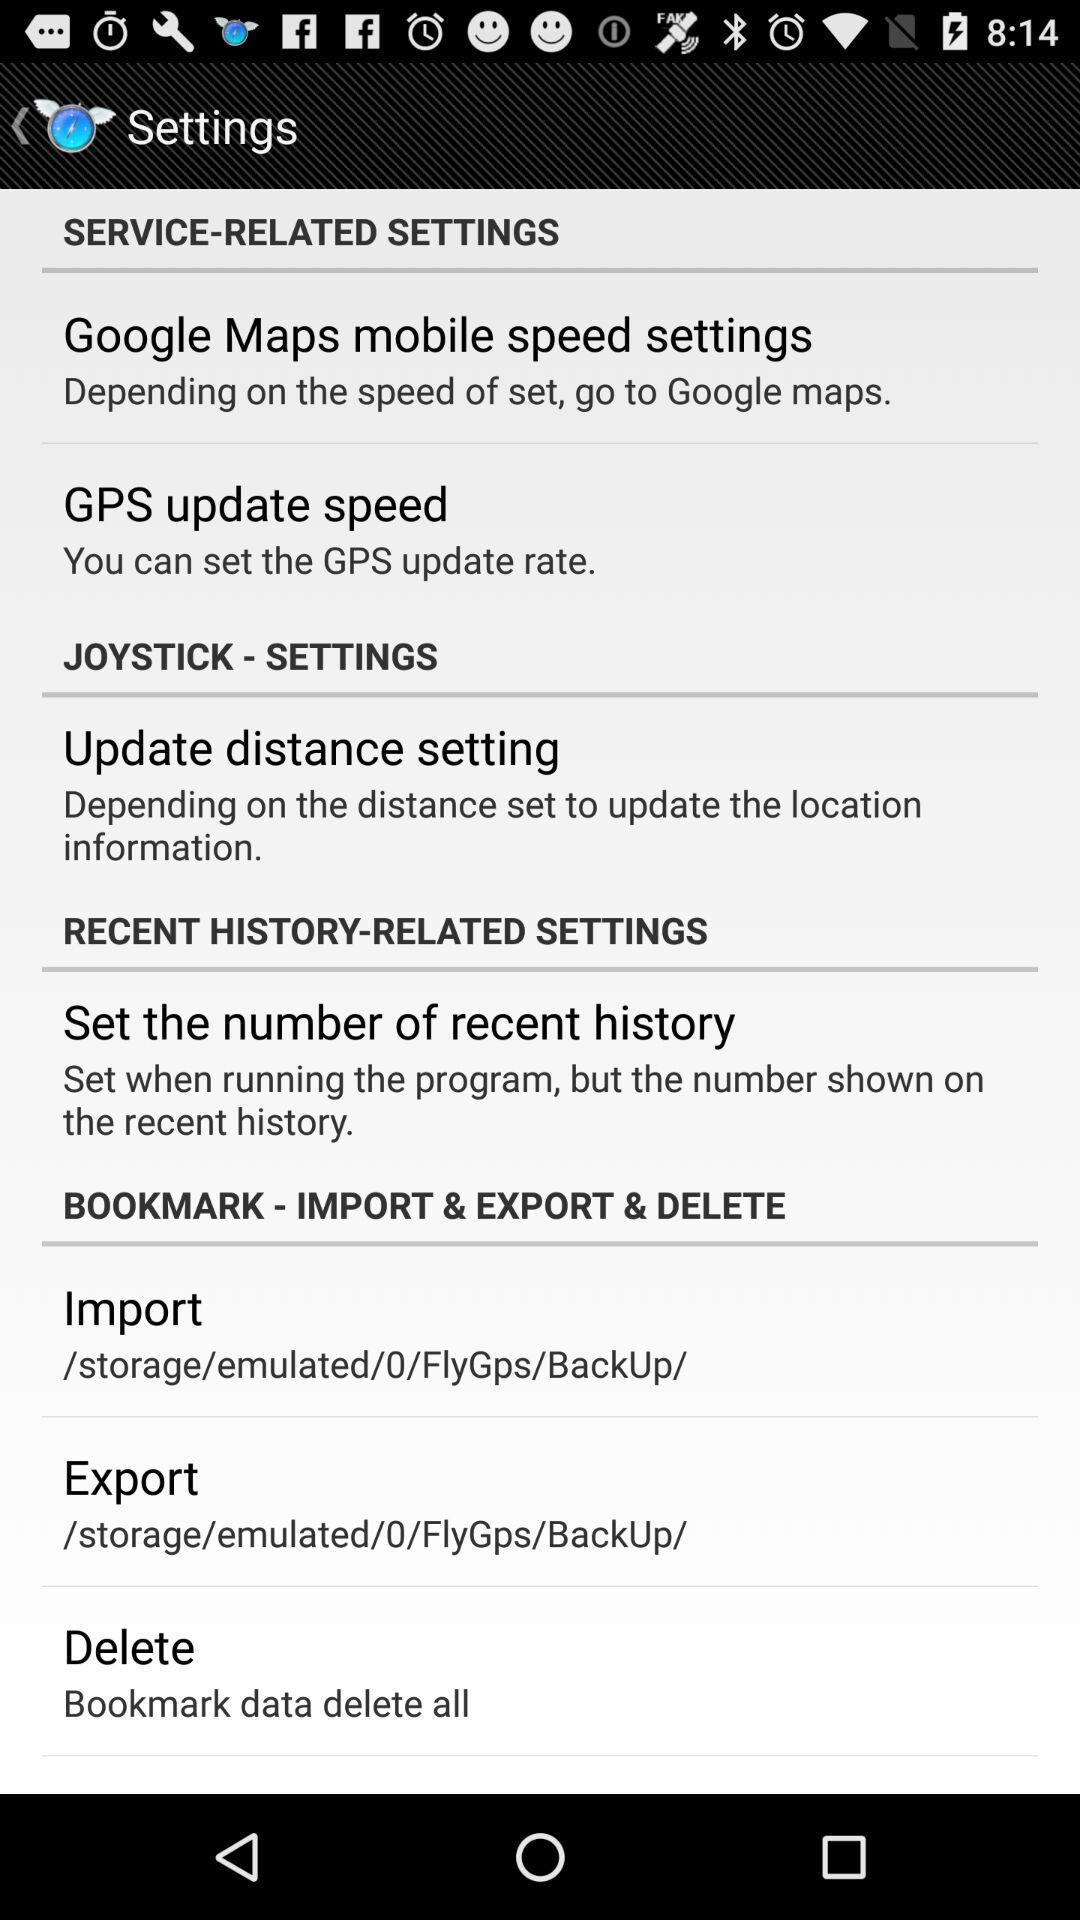 Image resolution: width=1080 pixels, height=1920 pixels. I want to click on bookmark import export, so click(540, 1203).